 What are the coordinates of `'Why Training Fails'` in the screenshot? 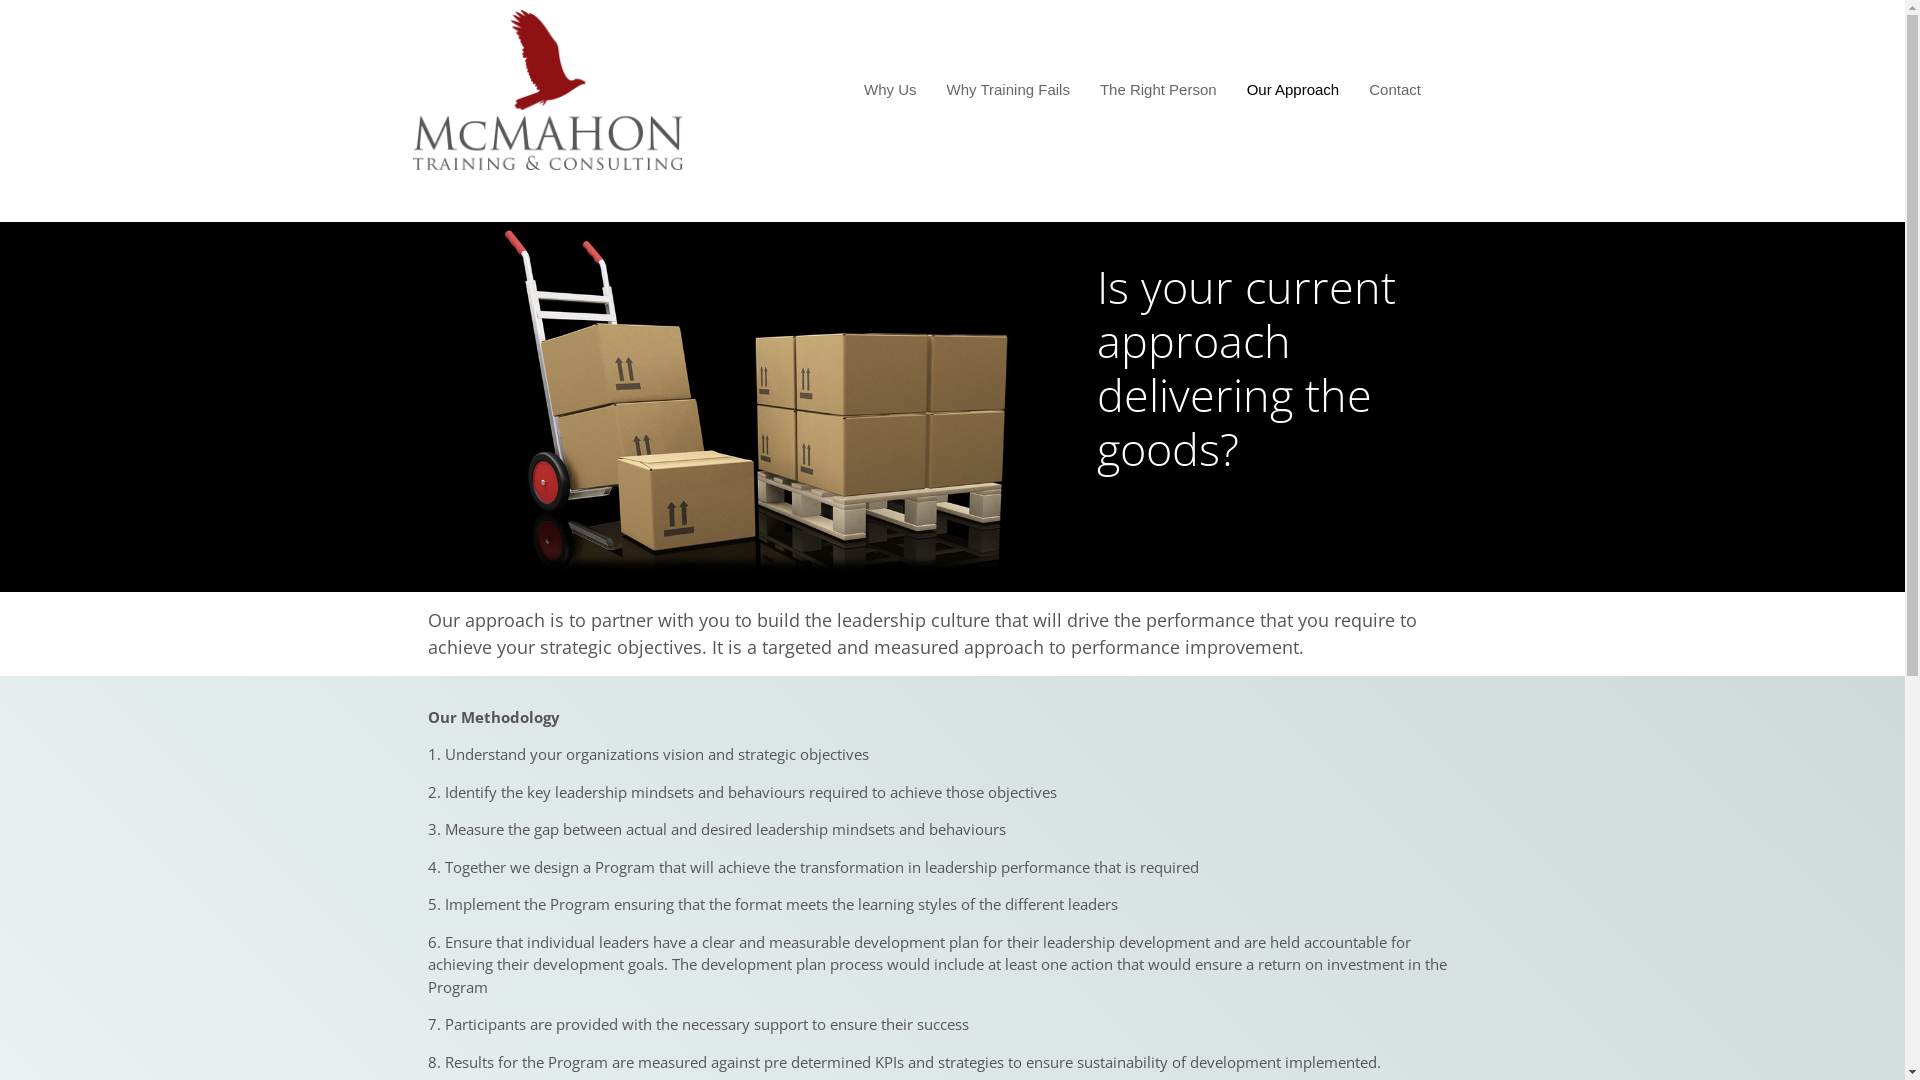 It's located at (930, 88).